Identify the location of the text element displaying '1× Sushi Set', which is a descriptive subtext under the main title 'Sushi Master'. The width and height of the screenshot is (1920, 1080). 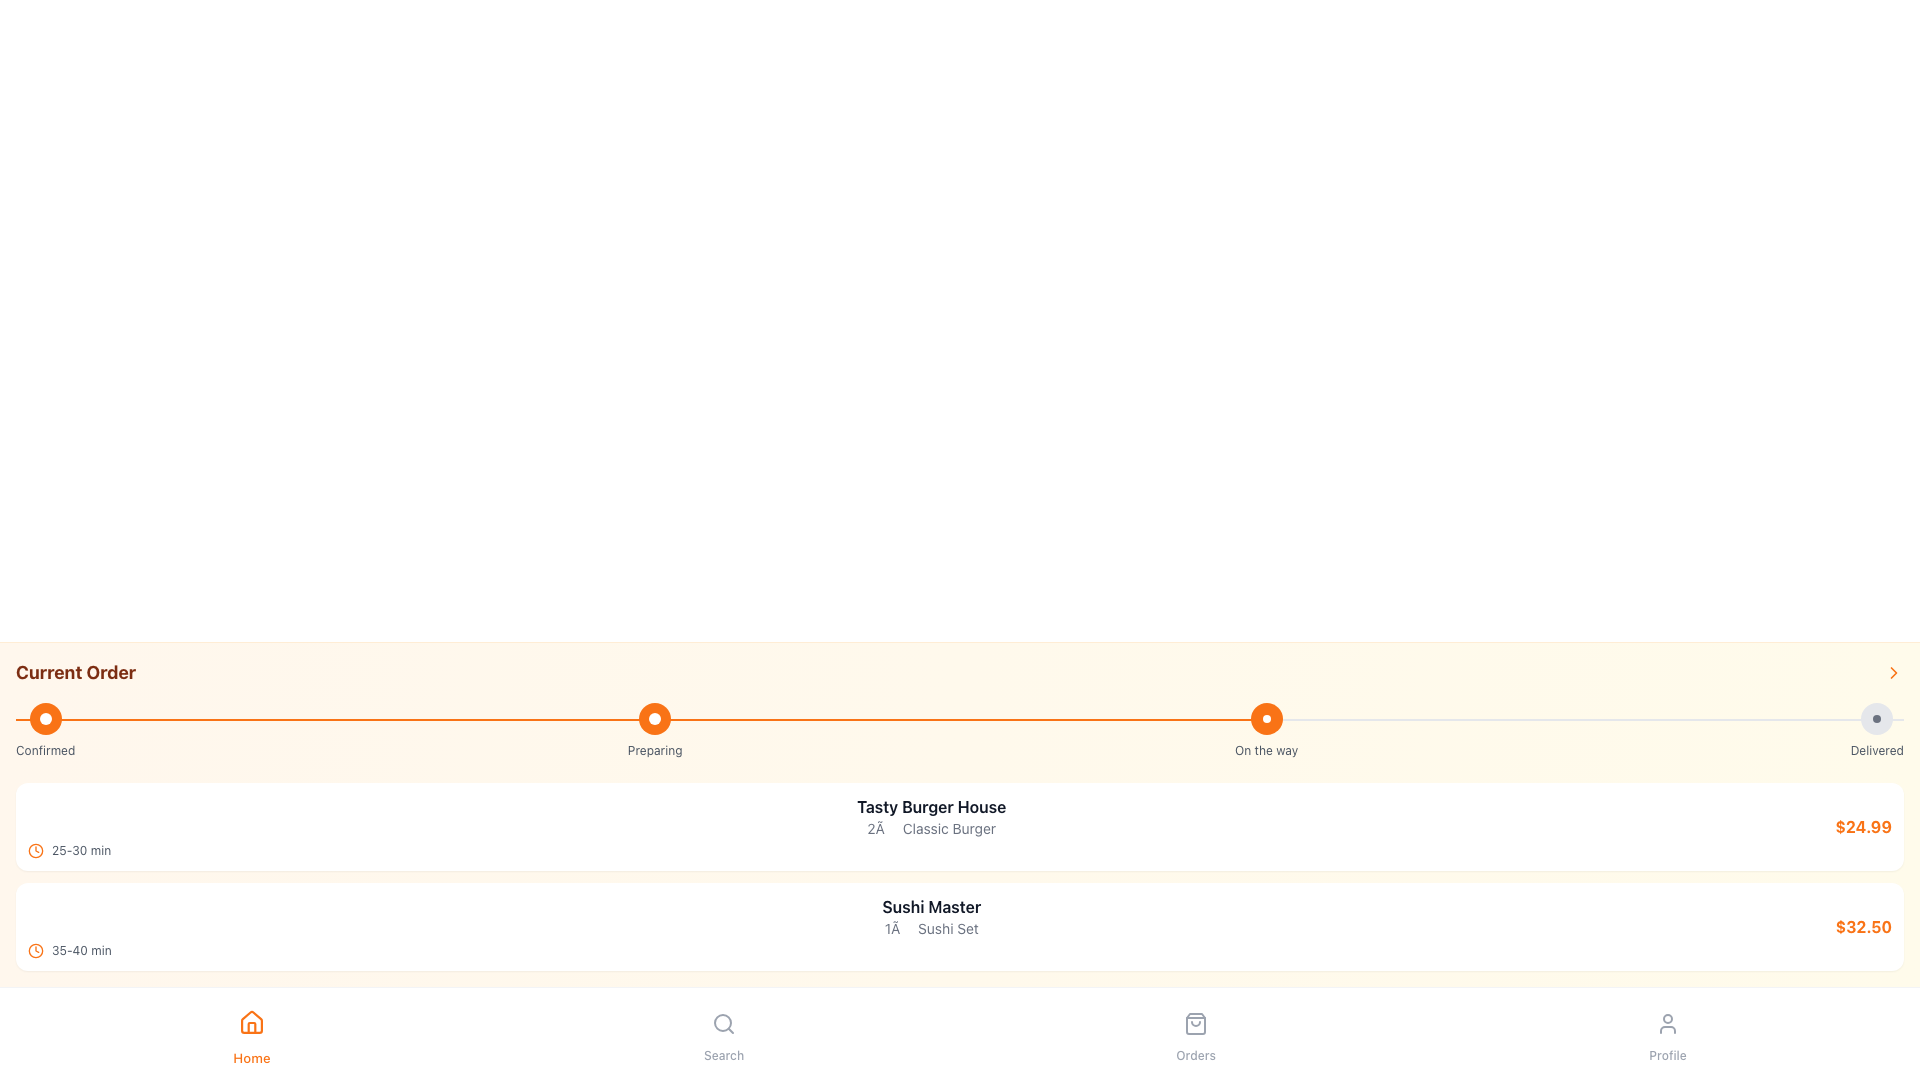
(930, 929).